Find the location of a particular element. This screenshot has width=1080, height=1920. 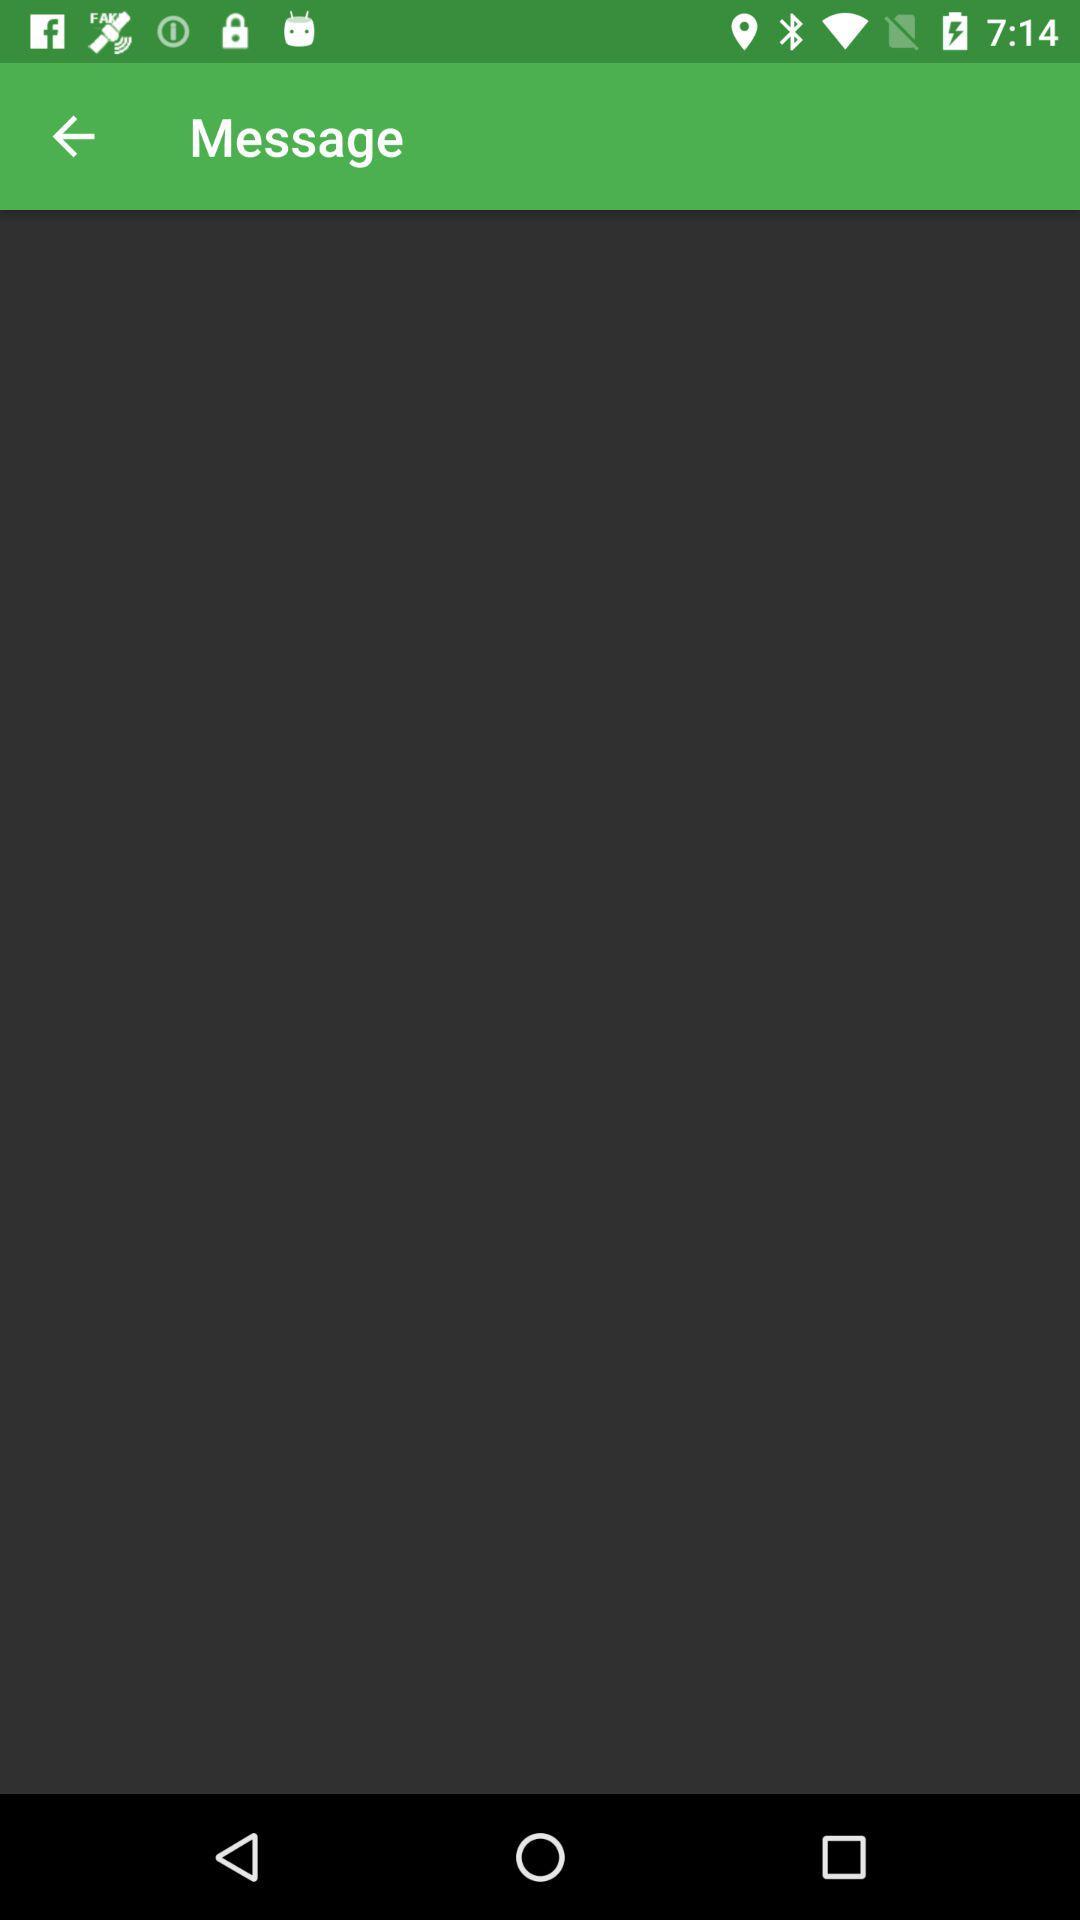

icon to the left of the message icon is located at coordinates (72, 135).